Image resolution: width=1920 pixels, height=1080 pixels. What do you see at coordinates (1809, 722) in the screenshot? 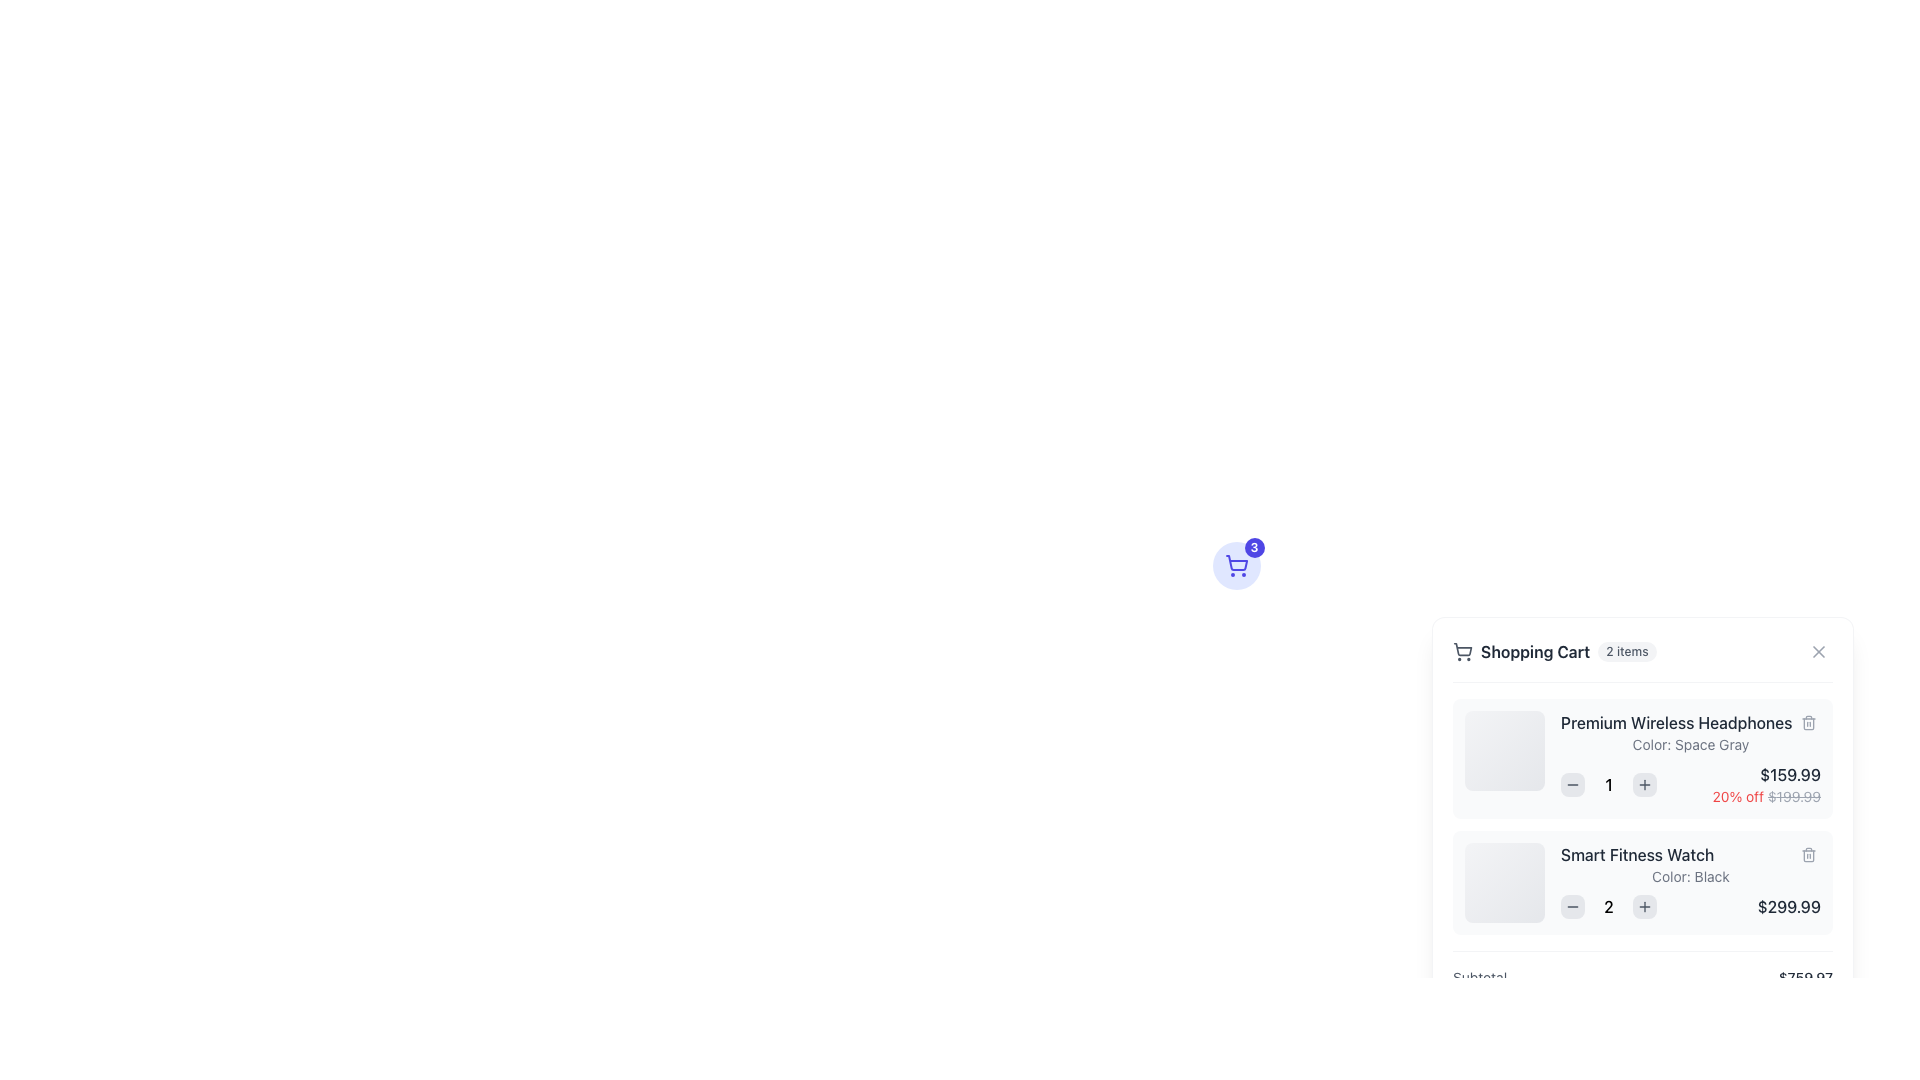
I see `the trash bin icon next to the 'Premium Wireless Headphones' product in the shopping cart` at bounding box center [1809, 722].